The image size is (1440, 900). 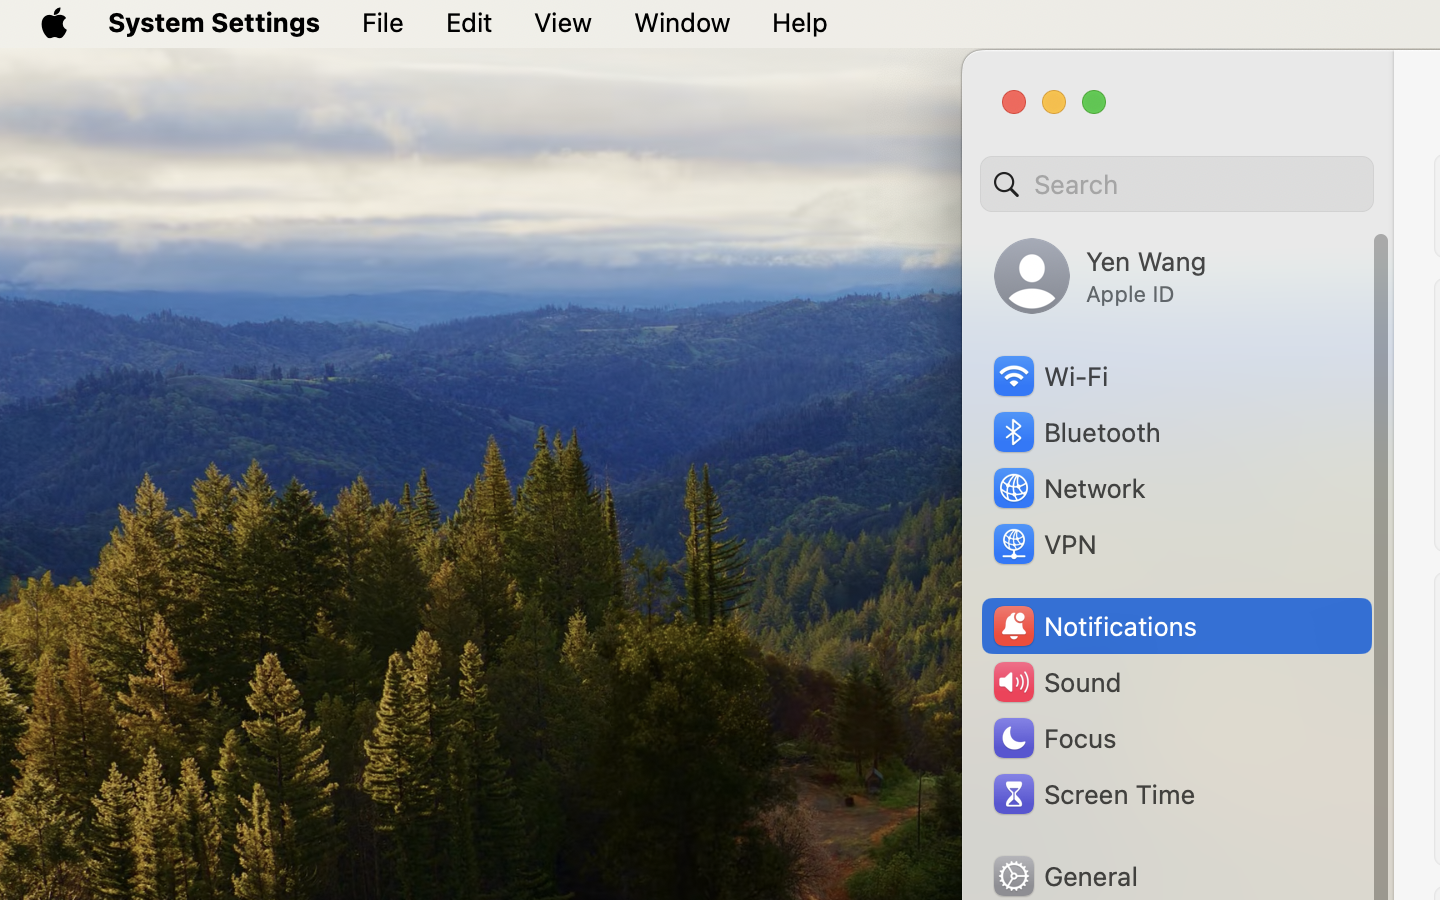 What do you see at coordinates (1099, 275) in the screenshot?
I see `'Yen Wang, Apple ID'` at bounding box center [1099, 275].